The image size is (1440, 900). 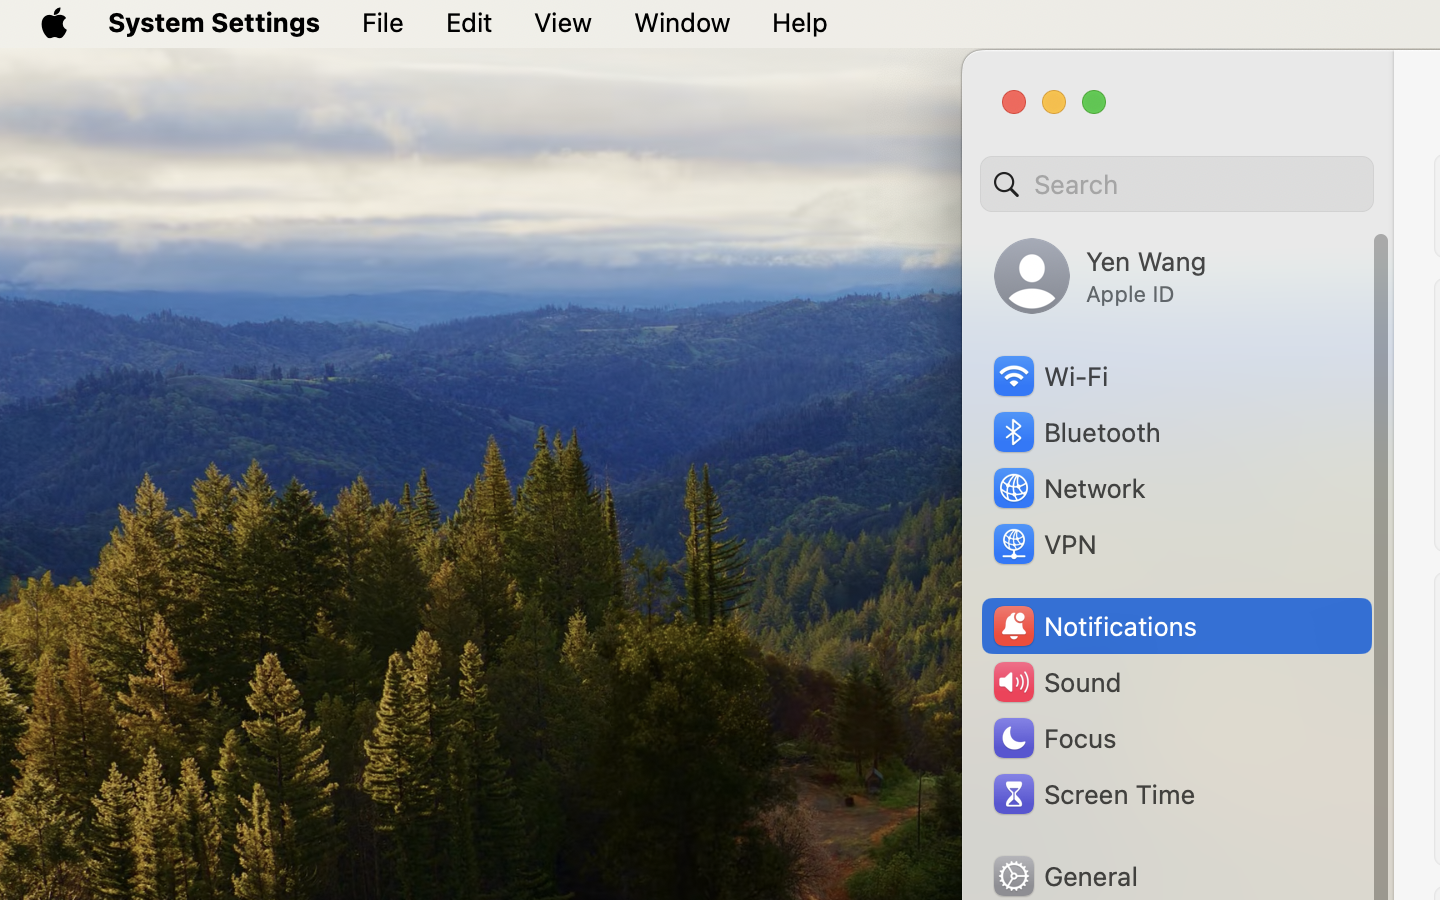 What do you see at coordinates (1099, 275) in the screenshot?
I see `'Yen Wang, Apple ID'` at bounding box center [1099, 275].